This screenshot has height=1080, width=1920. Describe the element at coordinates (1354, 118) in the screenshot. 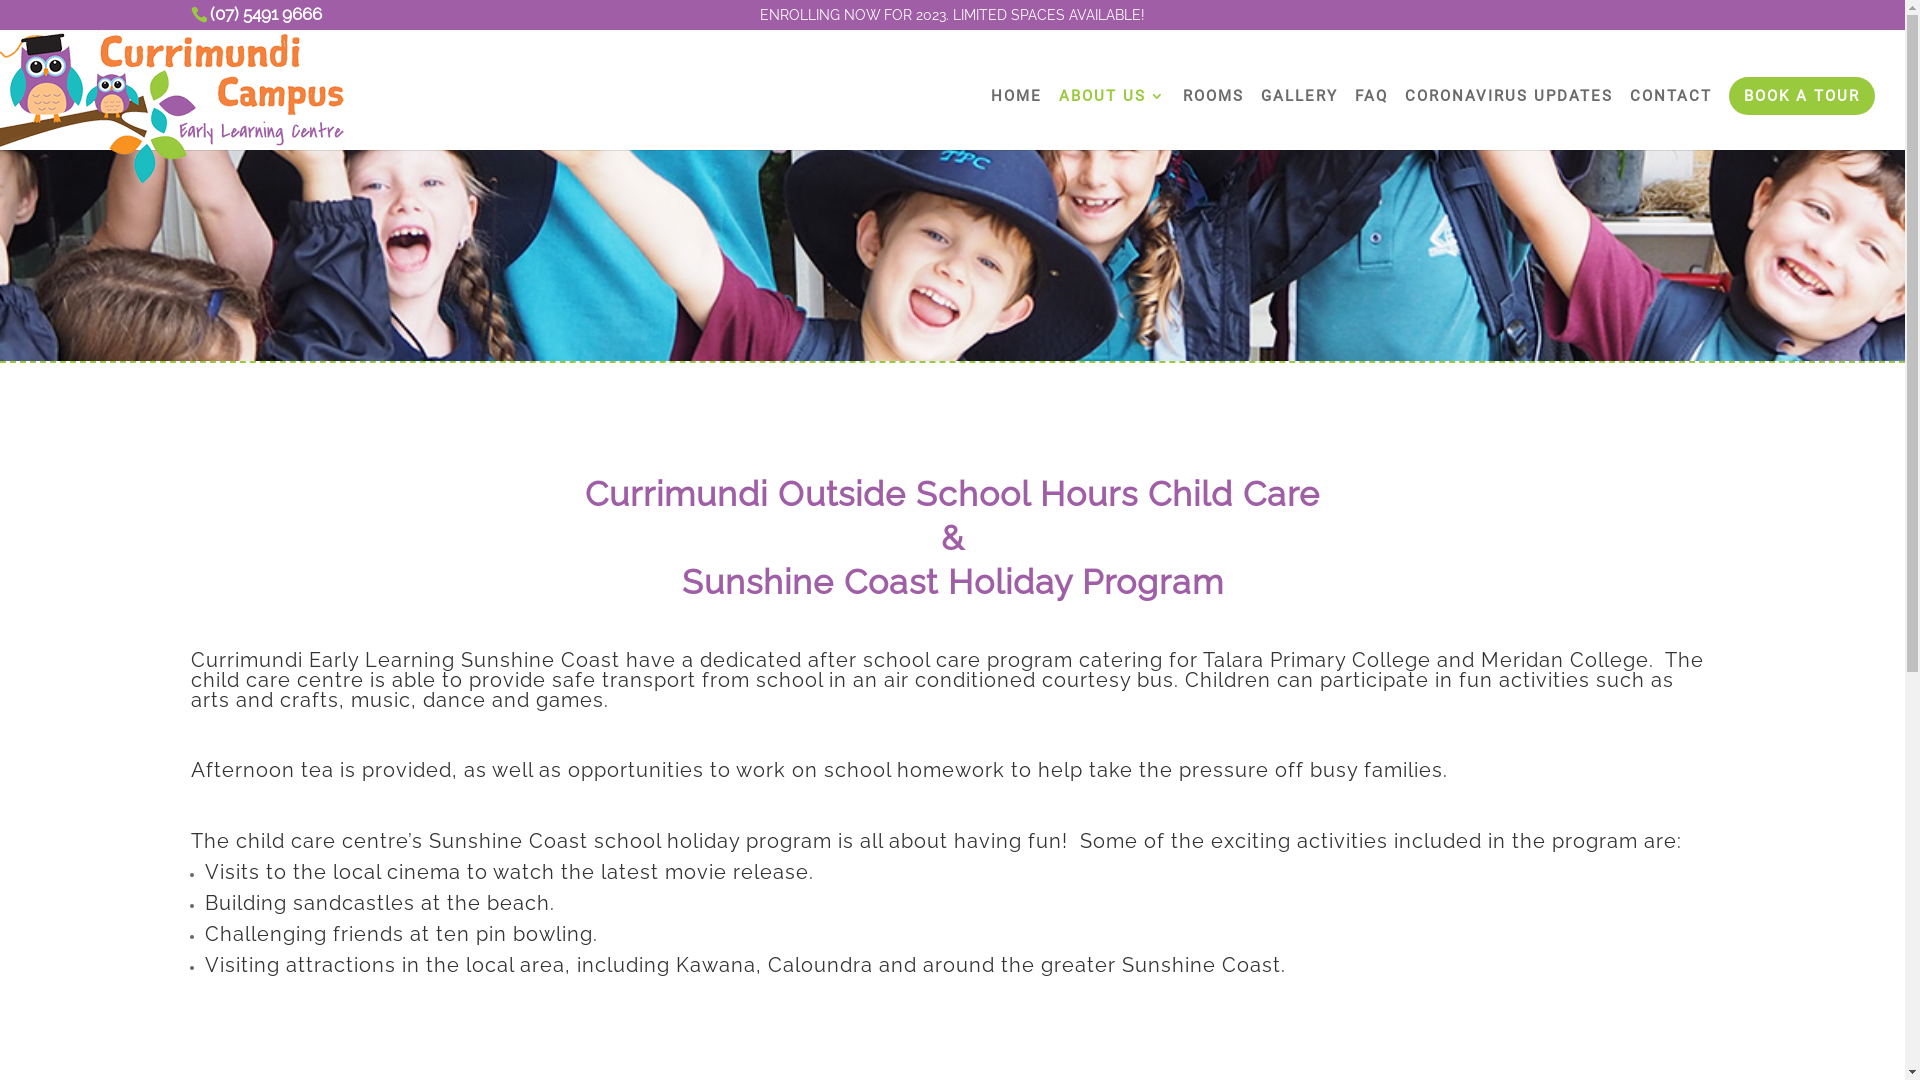

I see `'FAQ'` at that location.